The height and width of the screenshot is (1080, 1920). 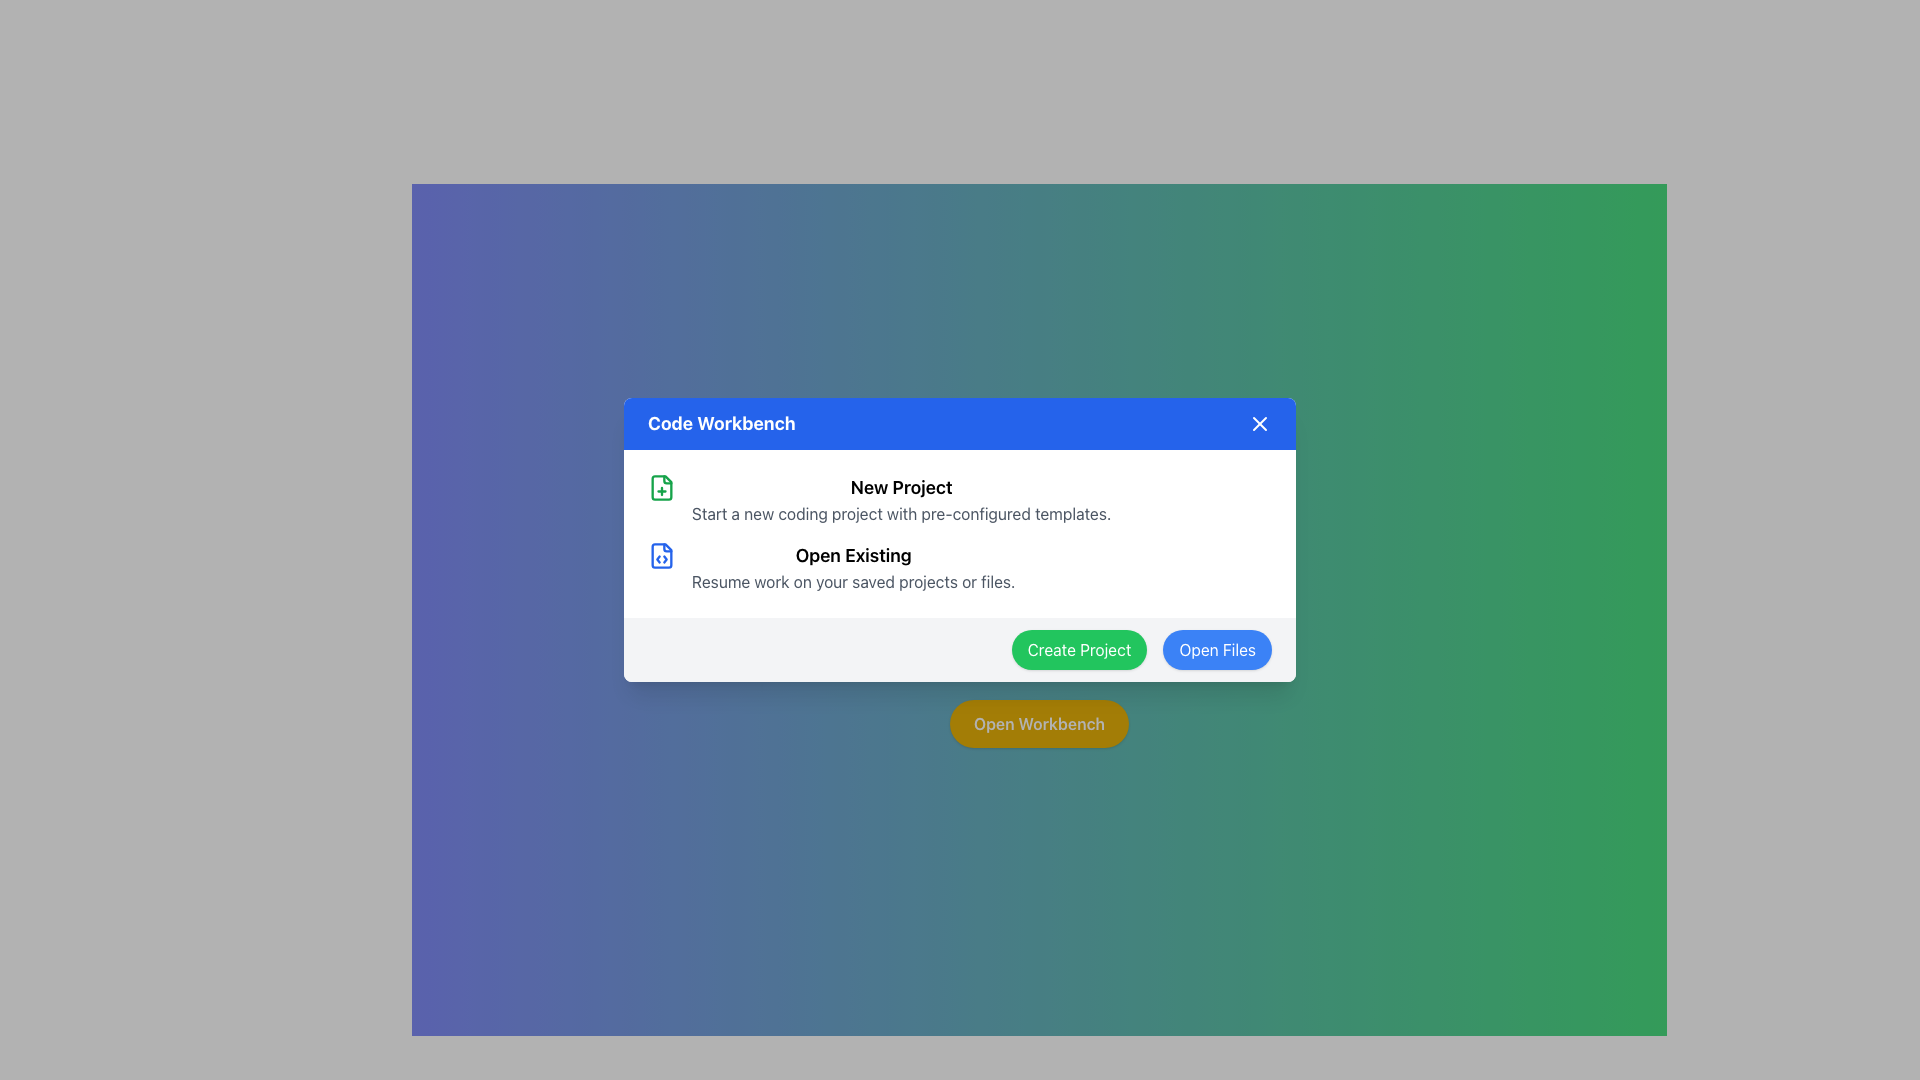 What do you see at coordinates (662, 488) in the screenshot?
I see `the file outline icon, which is a rectangular shape with a light green color, located in the top-left region of the 'Code Workbench' dialog box, to the left of the 'New Project' label` at bounding box center [662, 488].